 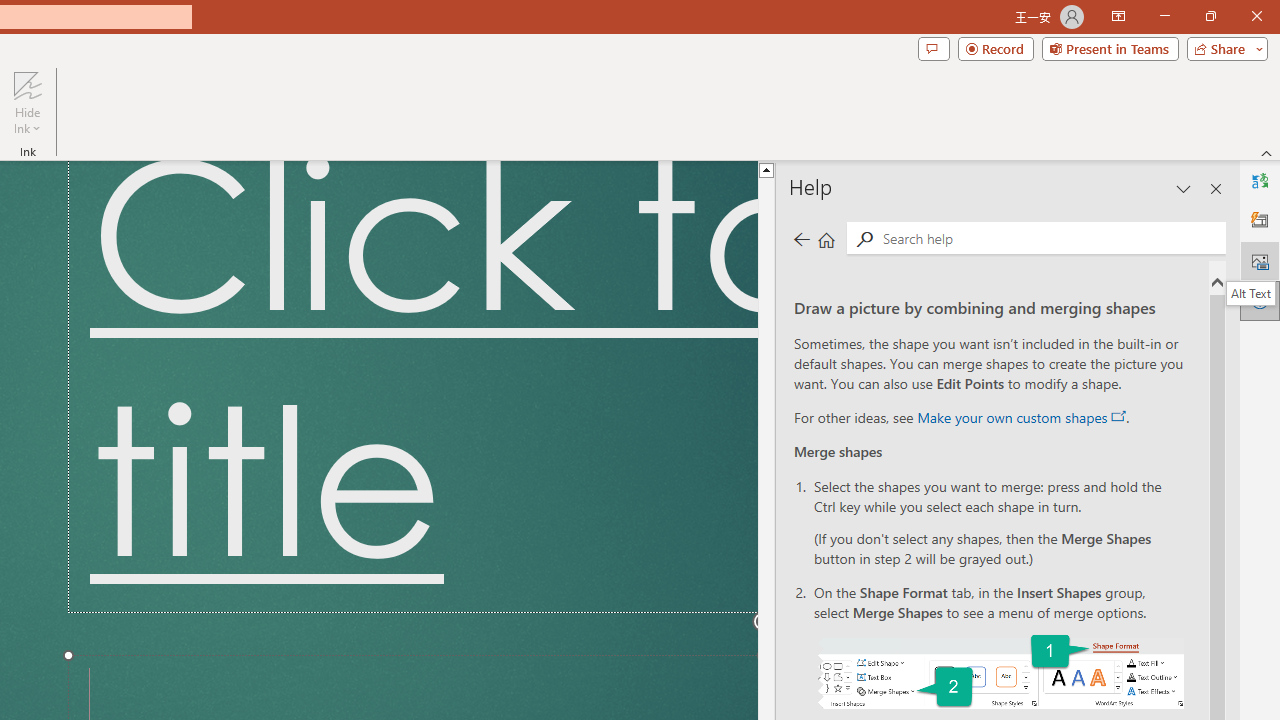 What do you see at coordinates (27, 84) in the screenshot?
I see `'Hide Ink'` at bounding box center [27, 84].